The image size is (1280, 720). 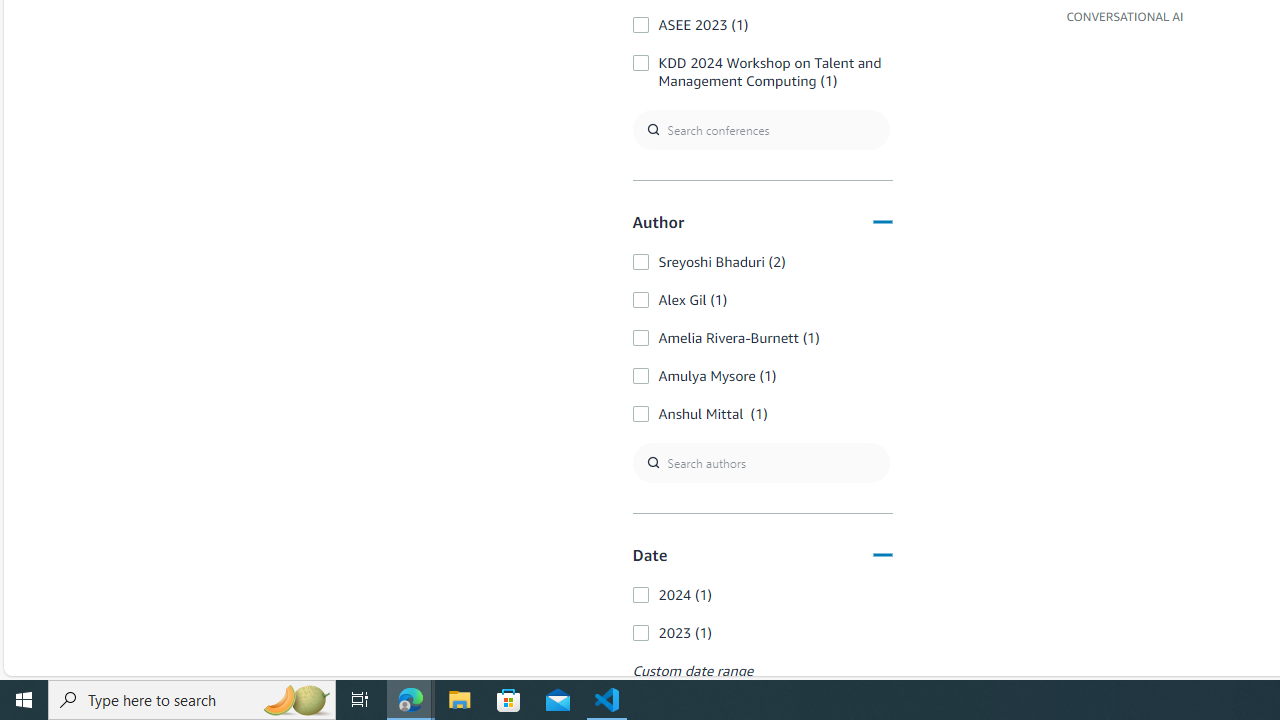 What do you see at coordinates (759, 129) in the screenshot?
I see `'Search conferences'` at bounding box center [759, 129].